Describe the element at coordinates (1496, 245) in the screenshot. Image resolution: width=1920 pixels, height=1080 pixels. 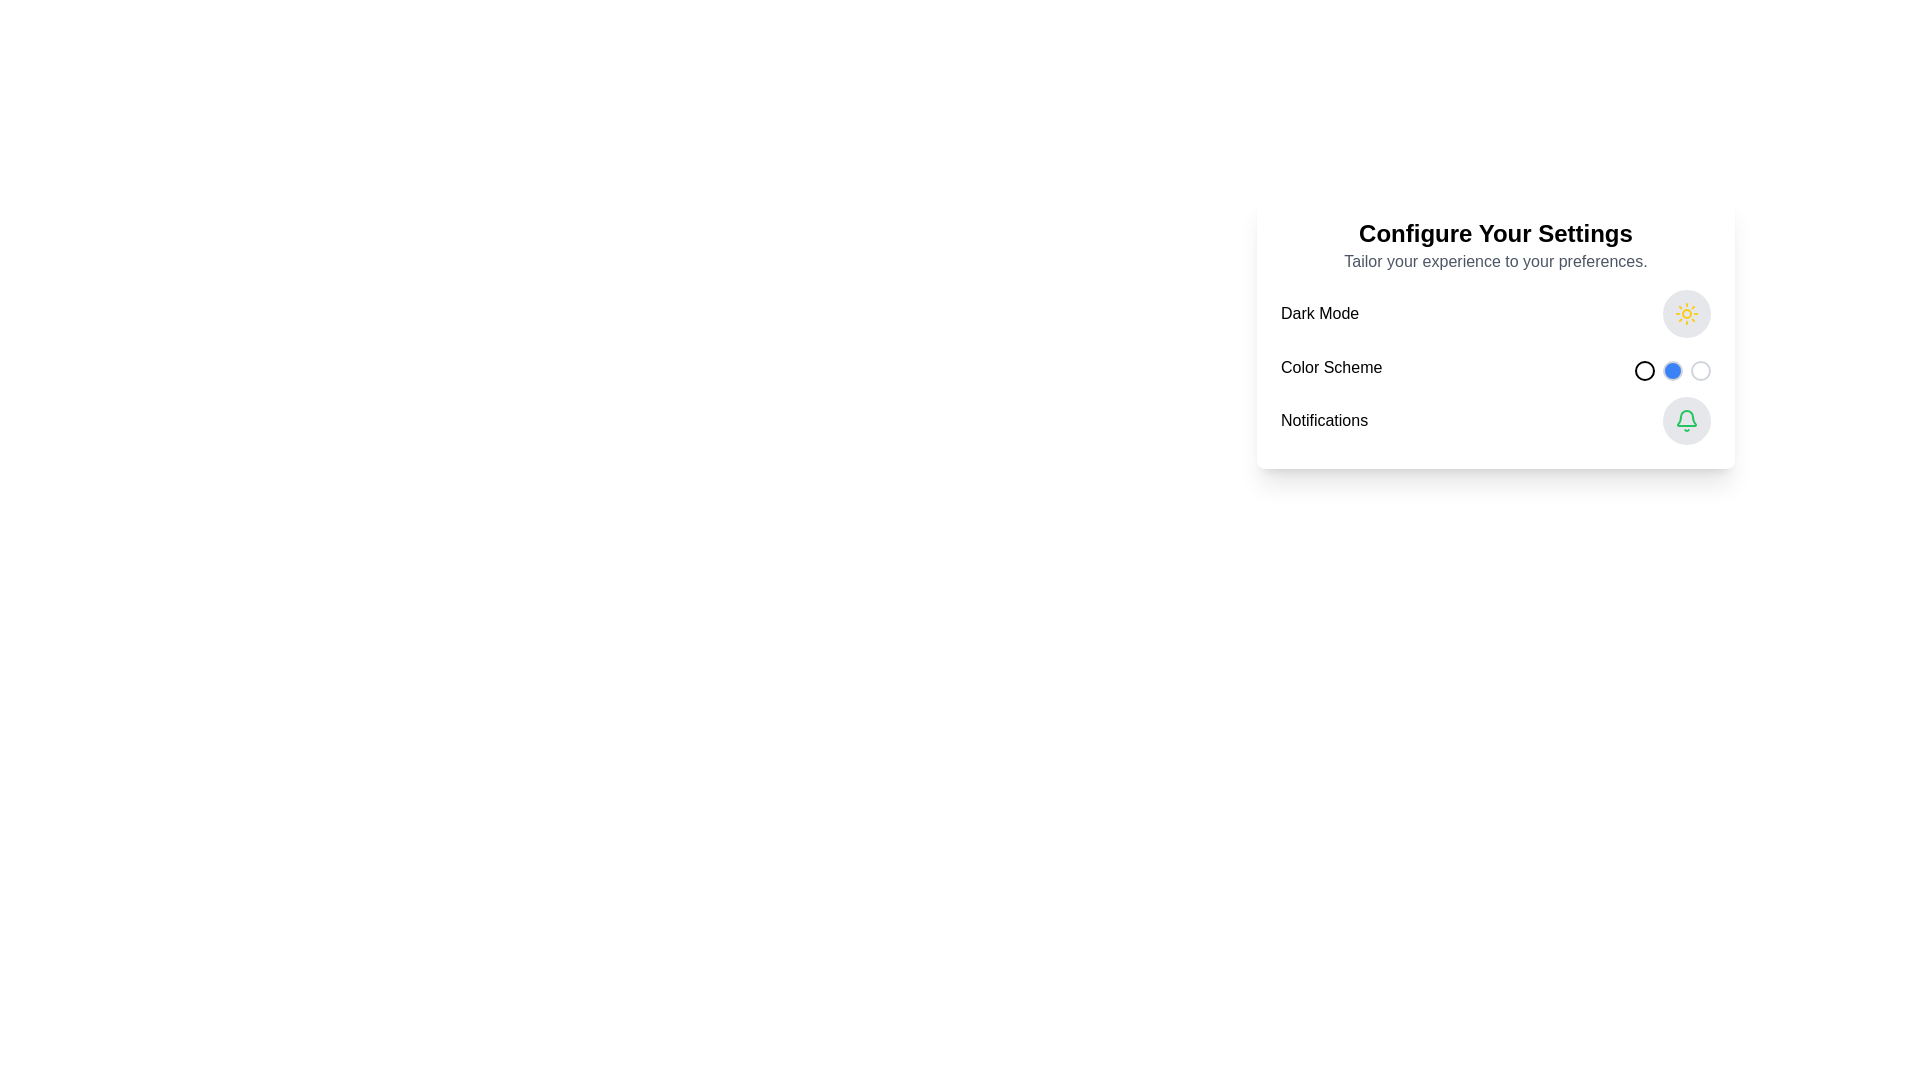
I see `the static text element that serves as the header for the settings configuration section, providing a title and brief description above 'Dark Mode', 'Color Scheme', and 'Notifications'` at that location.